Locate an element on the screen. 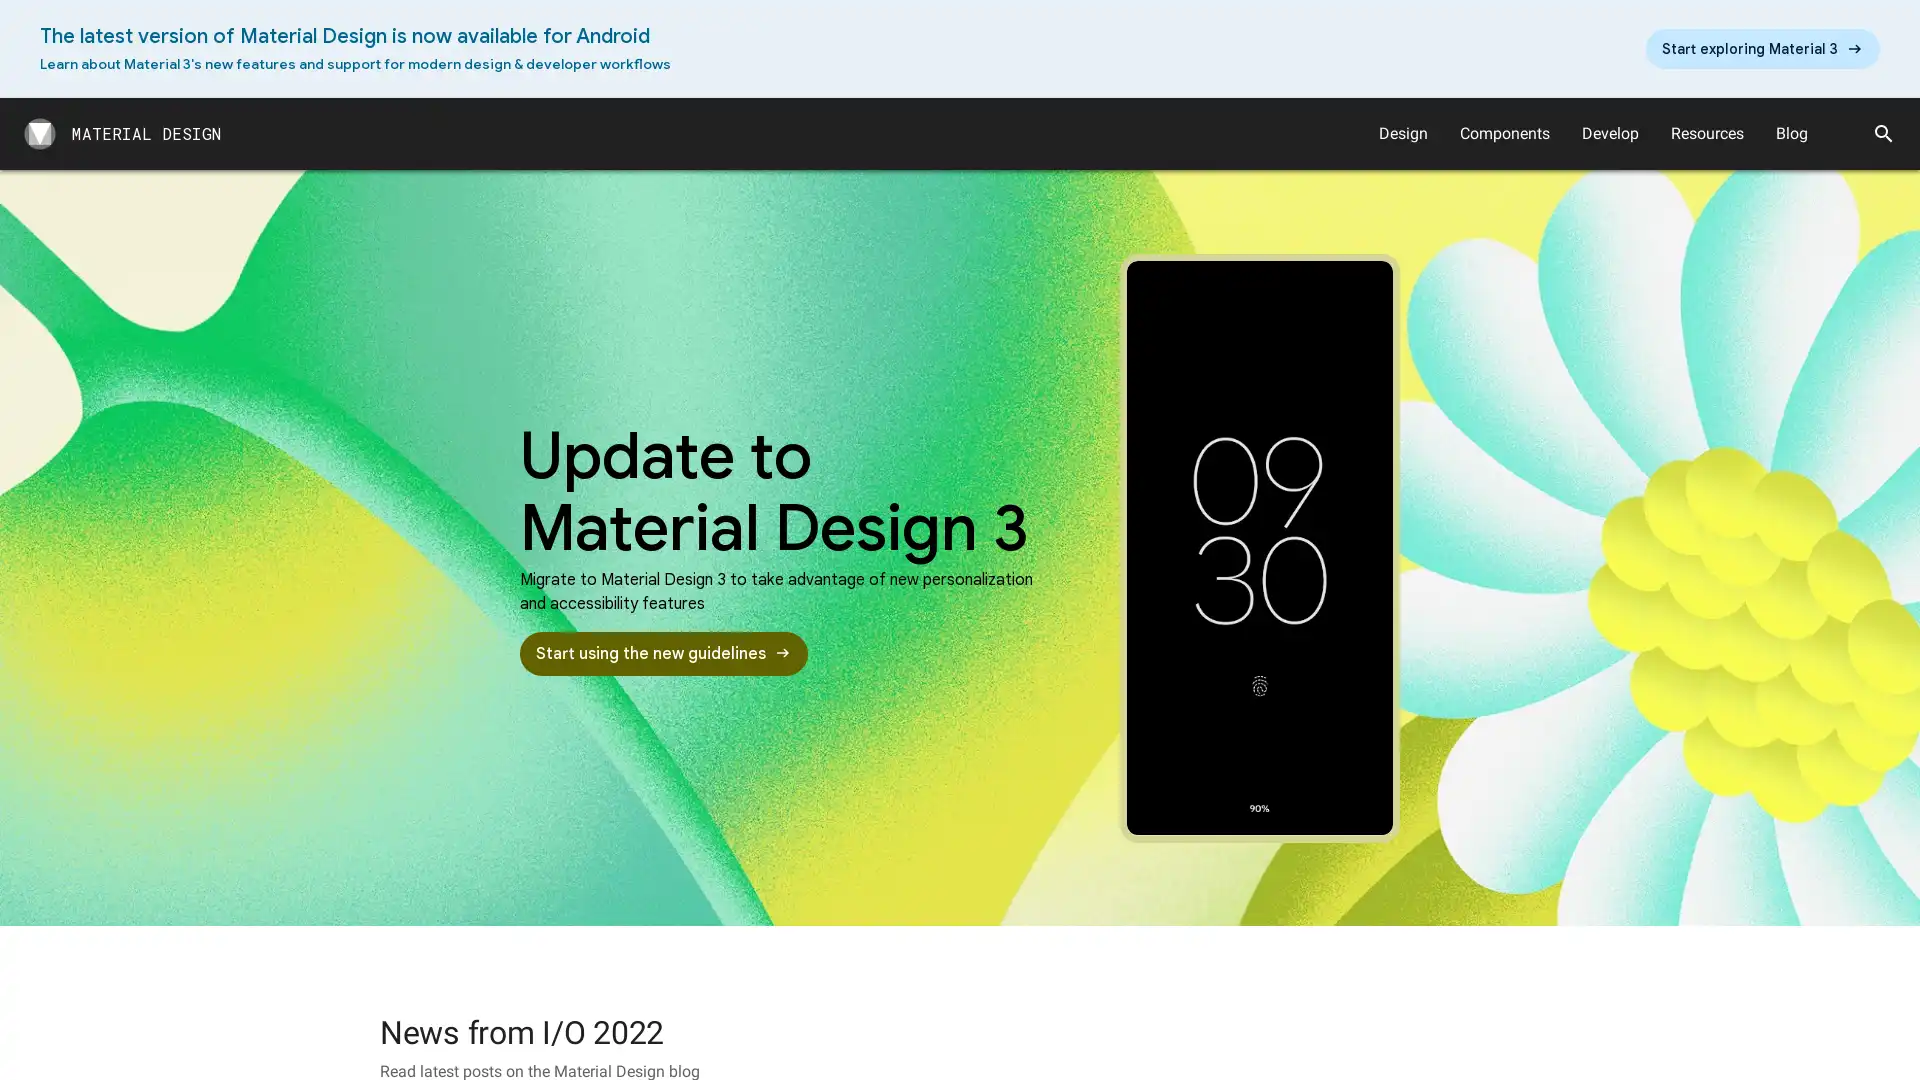  arrow_right_alt is located at coordinates (663, 654).